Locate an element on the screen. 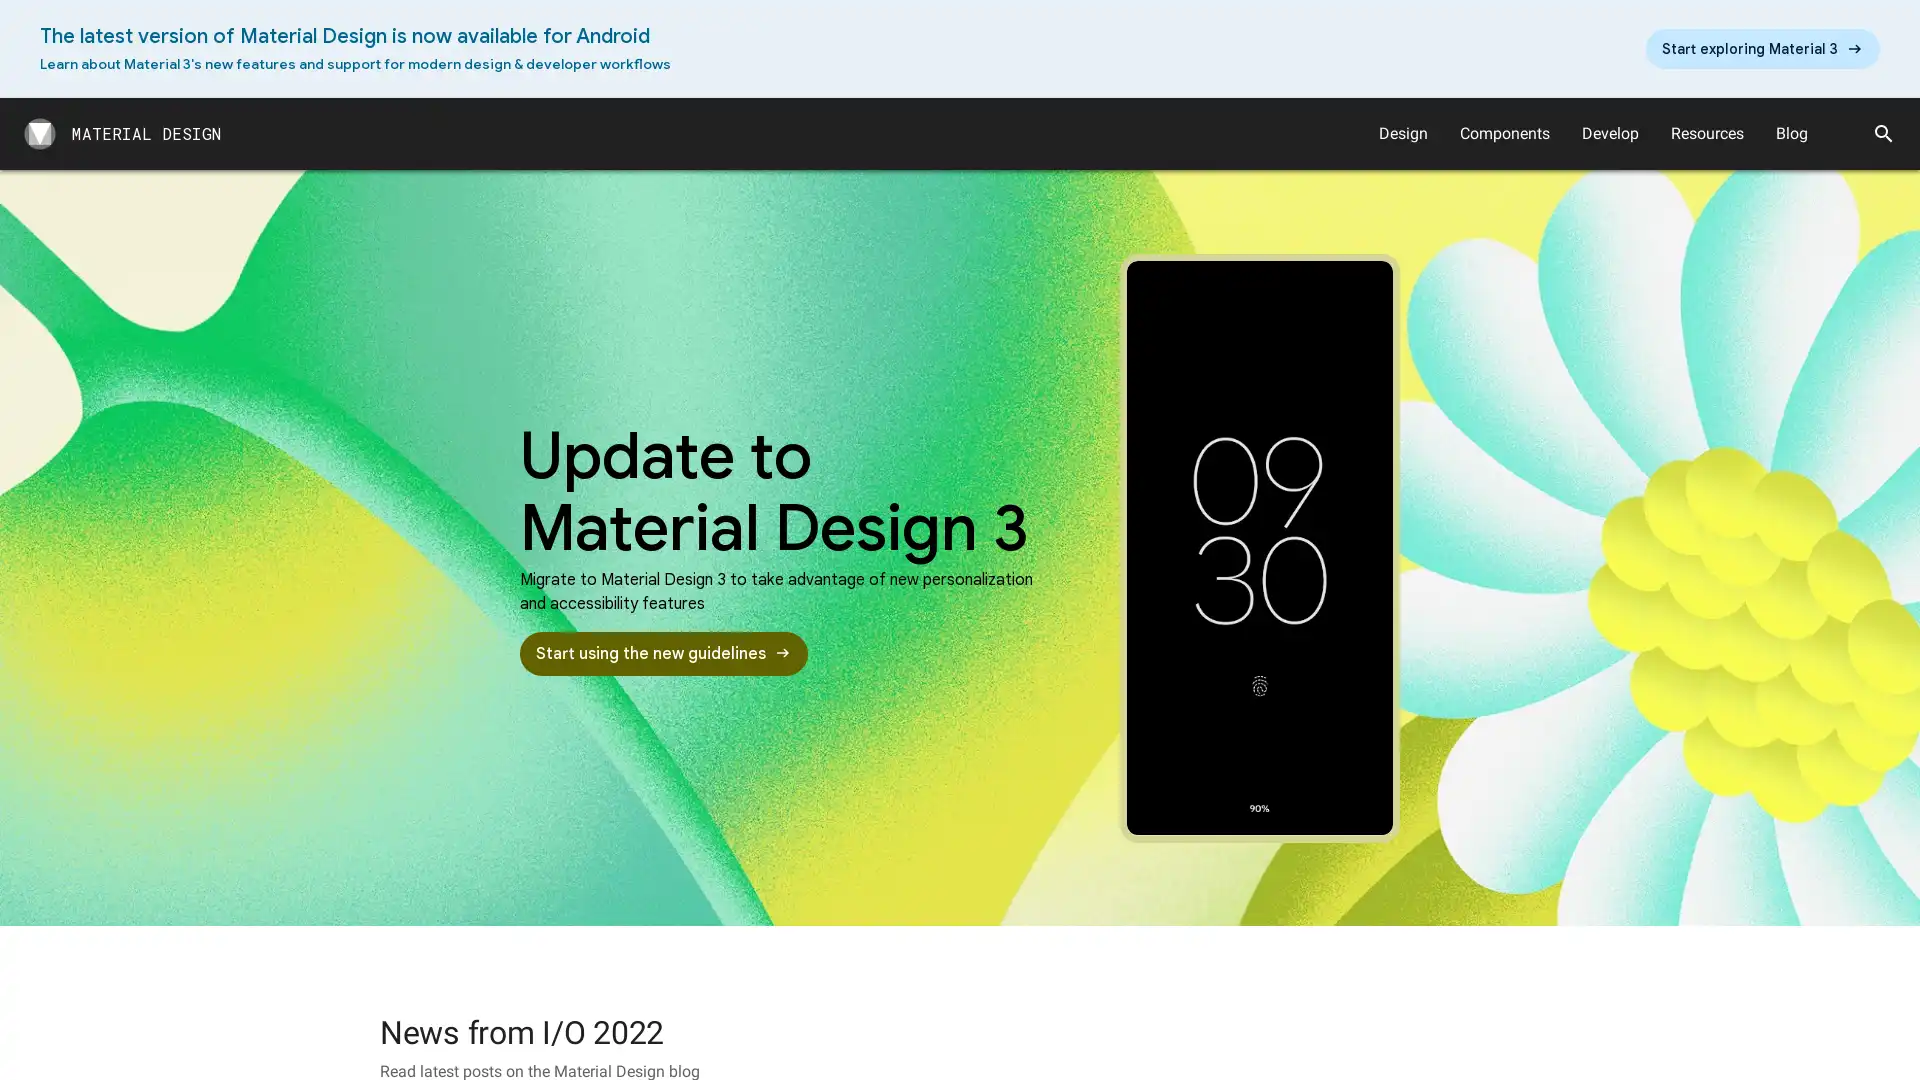  arrow_right_alt is located at coordinates (663, 654).